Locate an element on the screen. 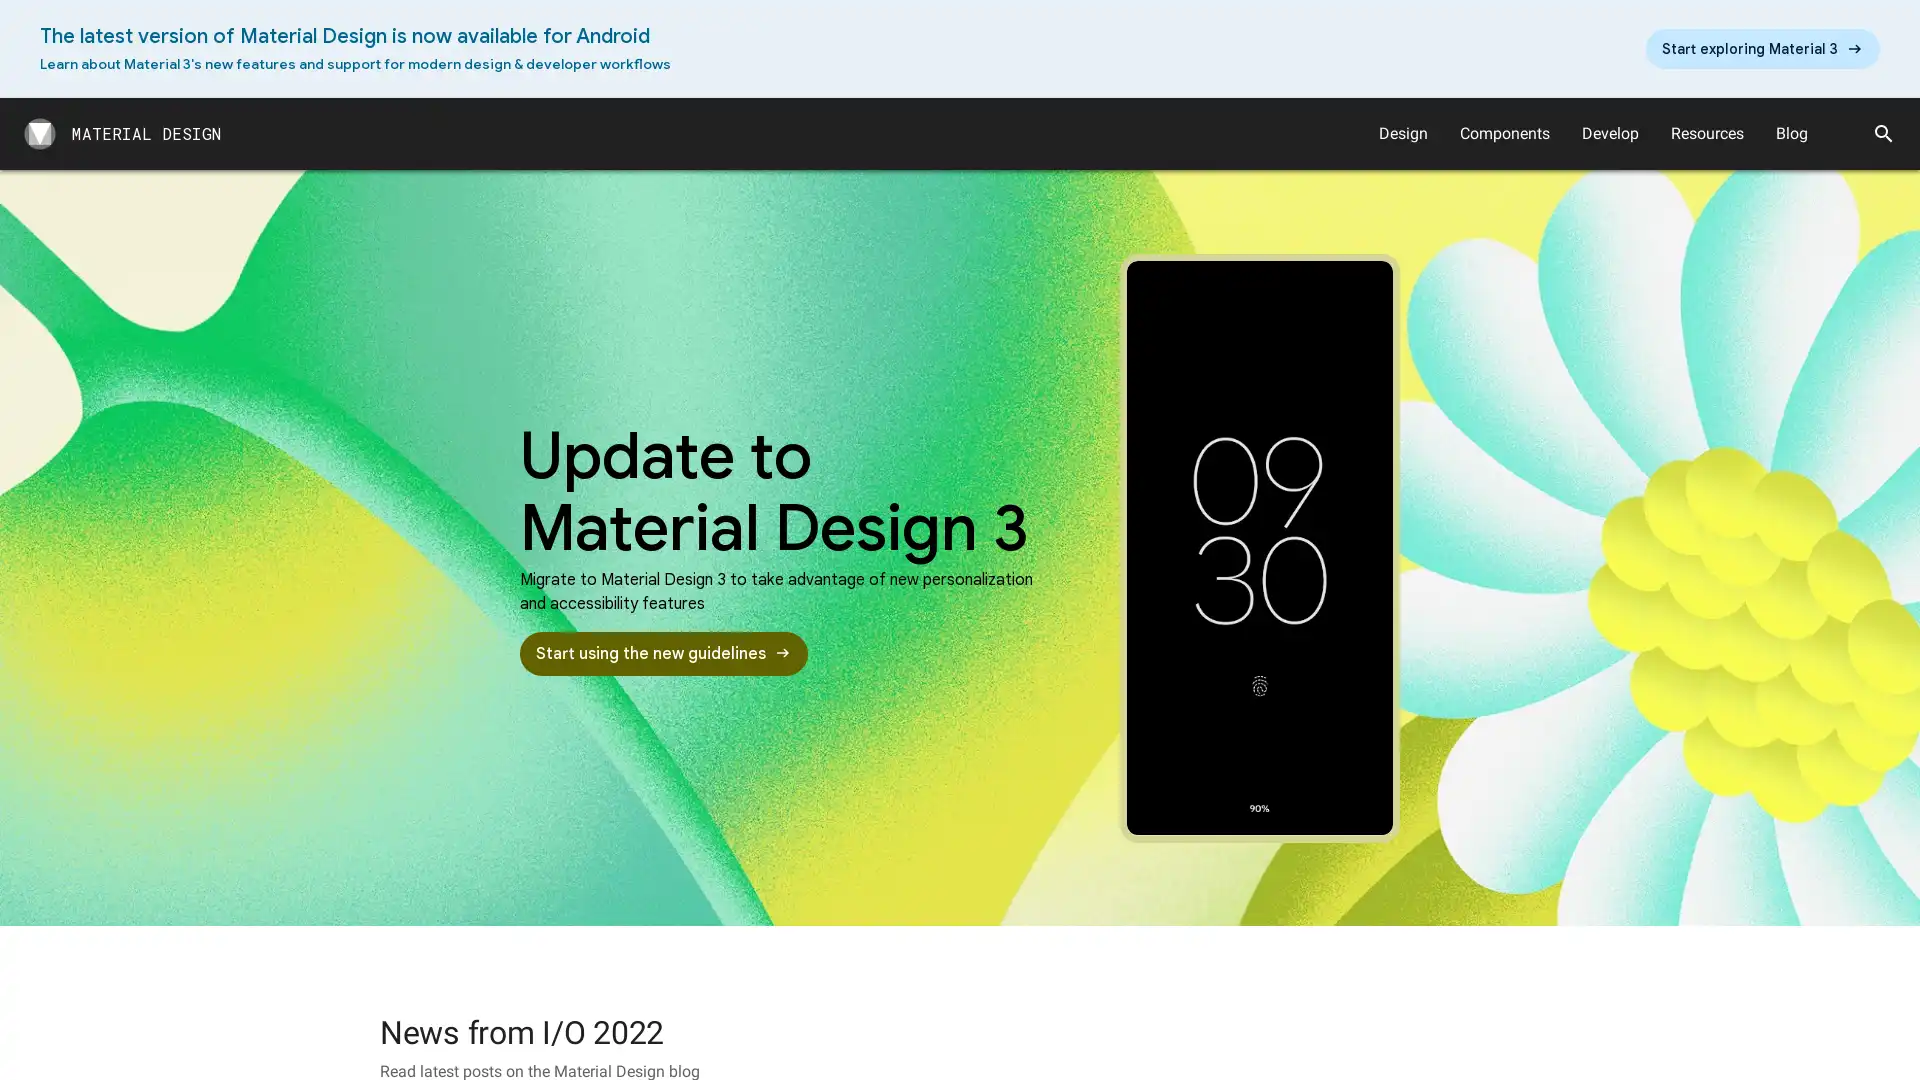  arrow_right_alt is located at coordinates (663, 654).